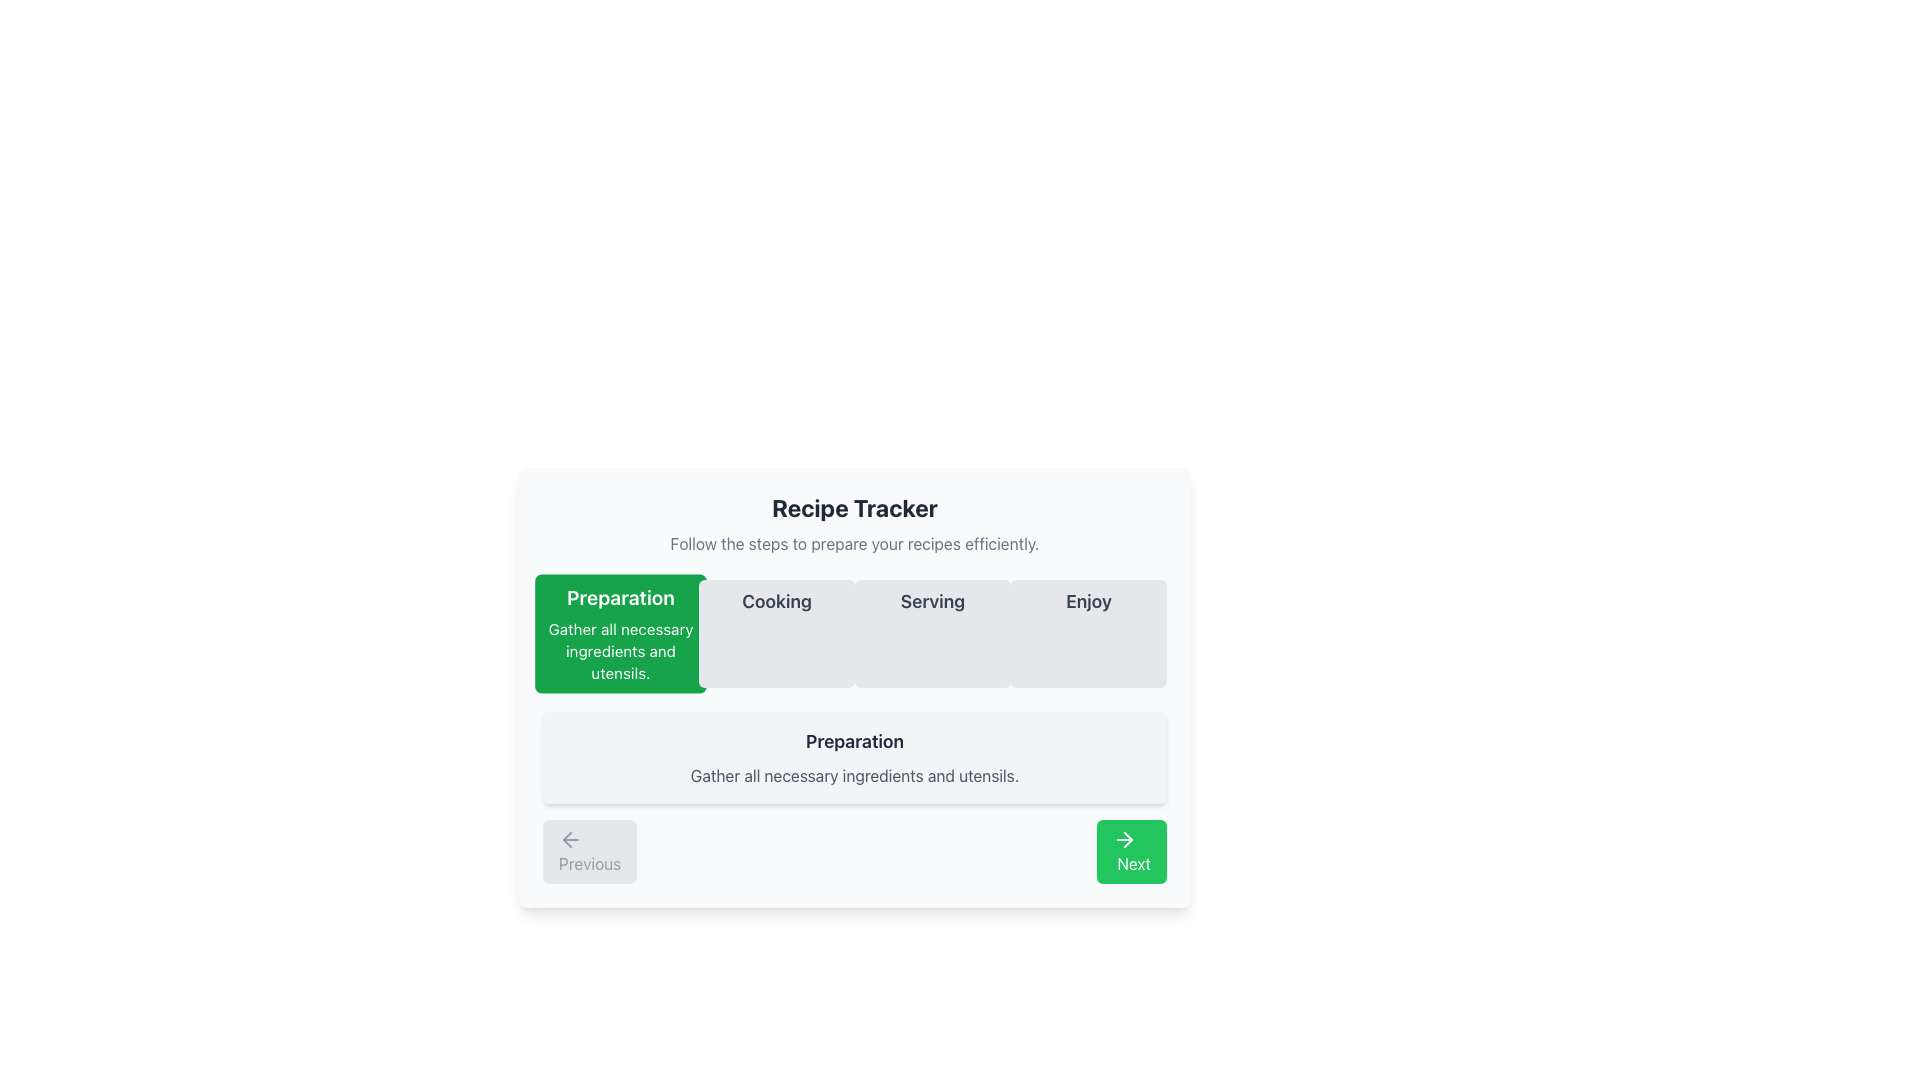 This screenshot has height=1080, width=1920. I want to click on the left arrow icon located on the 'Previous' button, so click(570, 840).